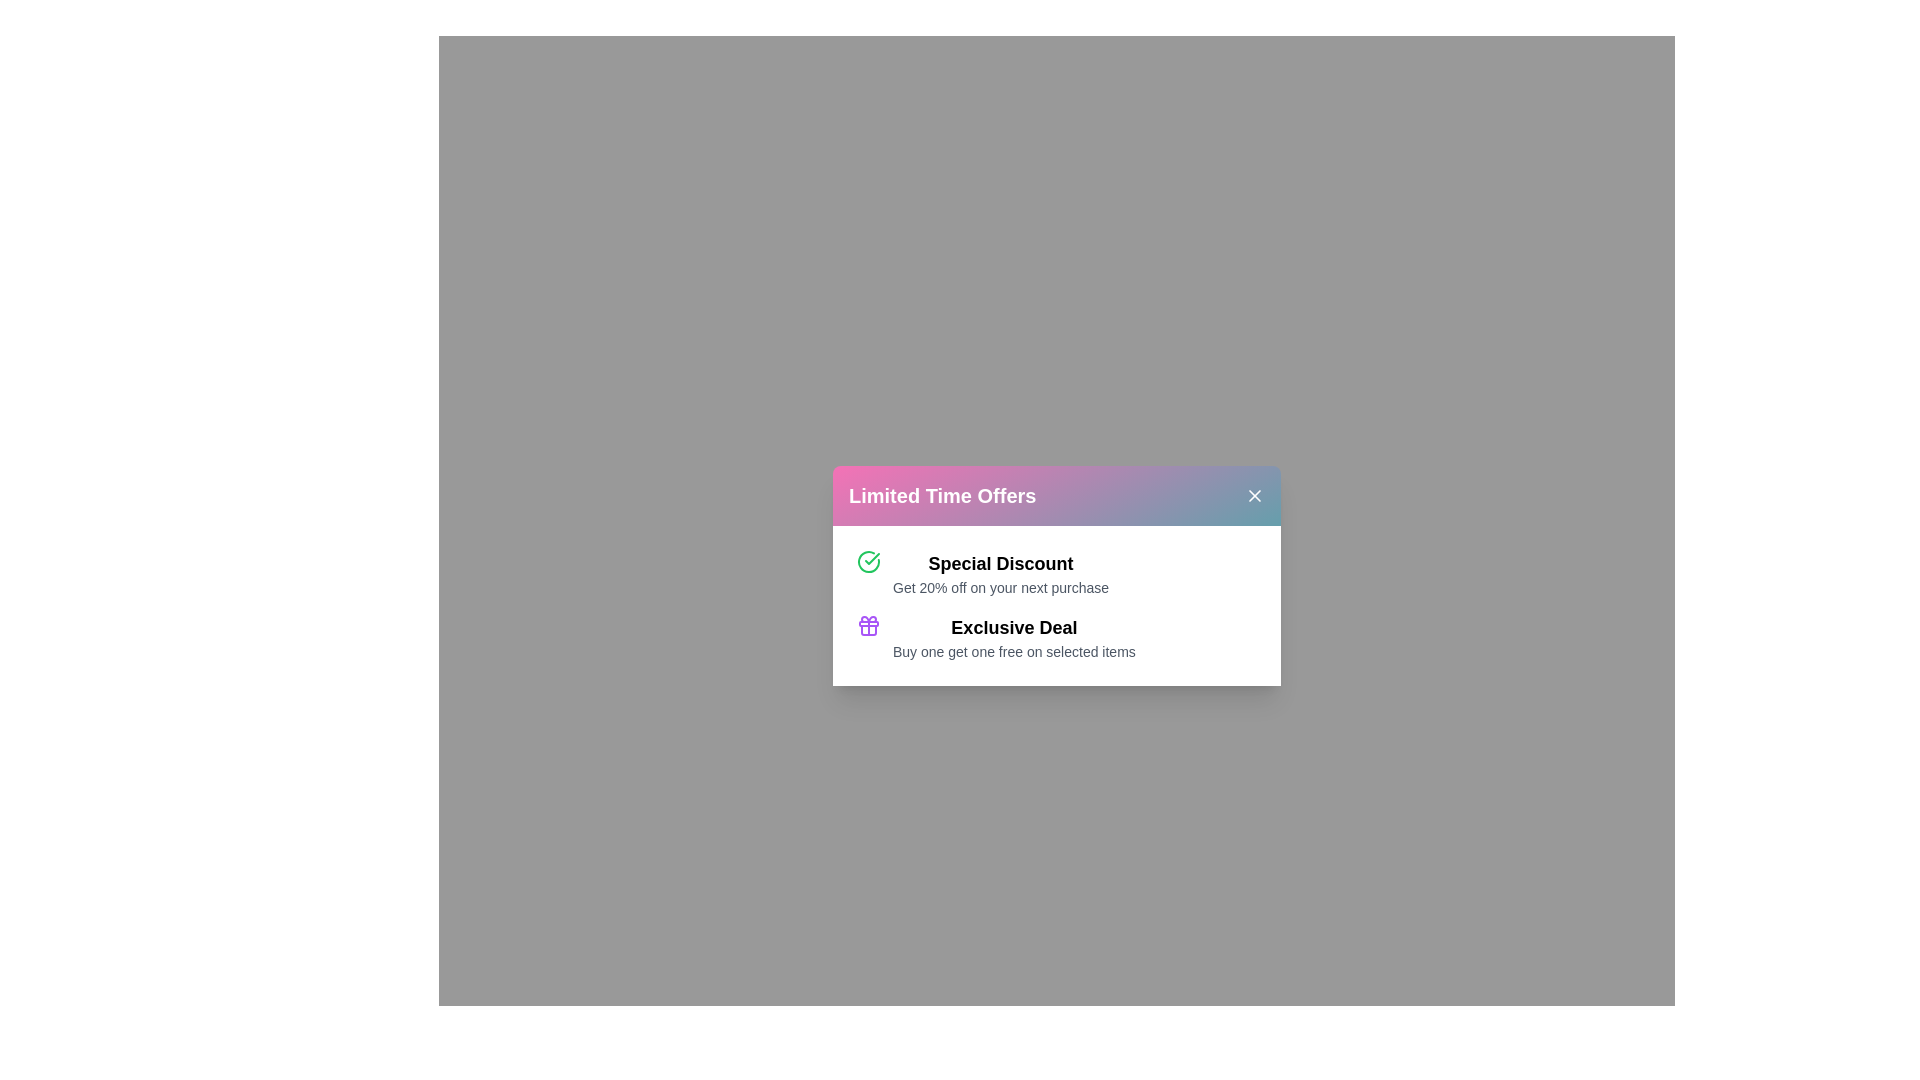 The height and width of the screenshot is (1080, 1920). Describe the element at coordinates (1253, 495) in the screenshot. I see `the close button of the dialog to close it` at that location.